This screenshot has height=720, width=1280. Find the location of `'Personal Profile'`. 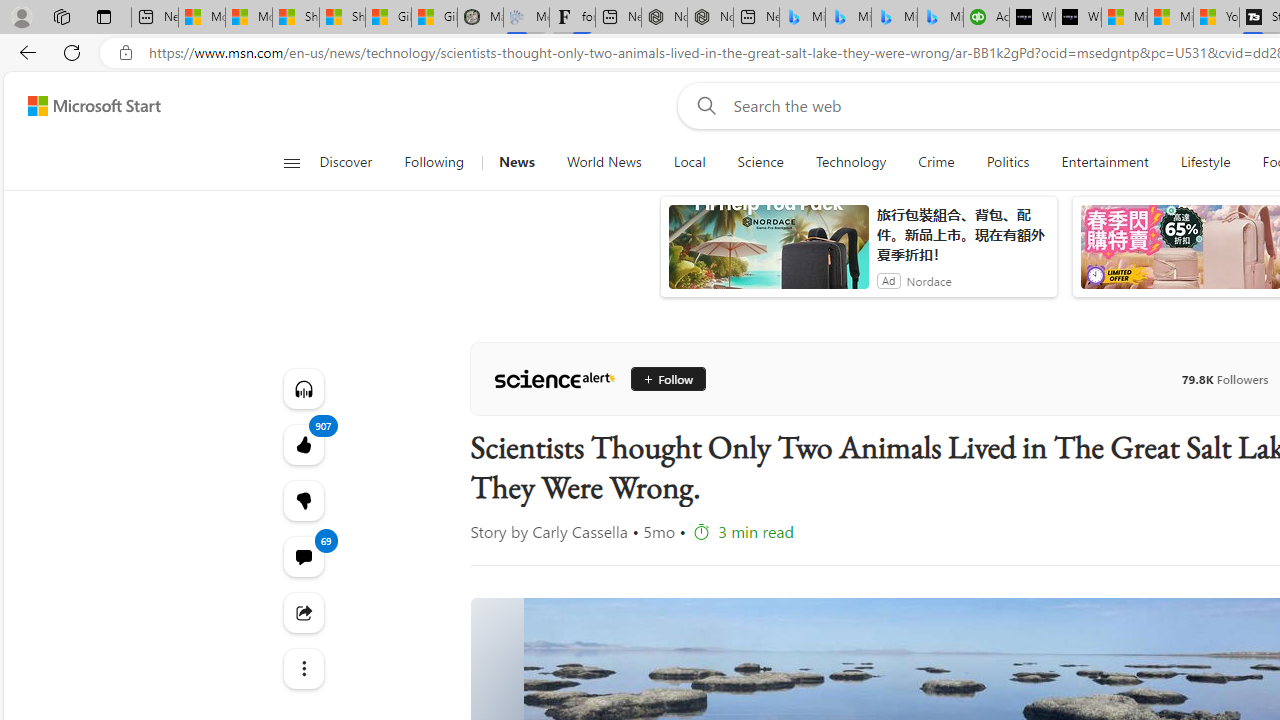

'Personal Profile' is located at coordinates (21, 16).